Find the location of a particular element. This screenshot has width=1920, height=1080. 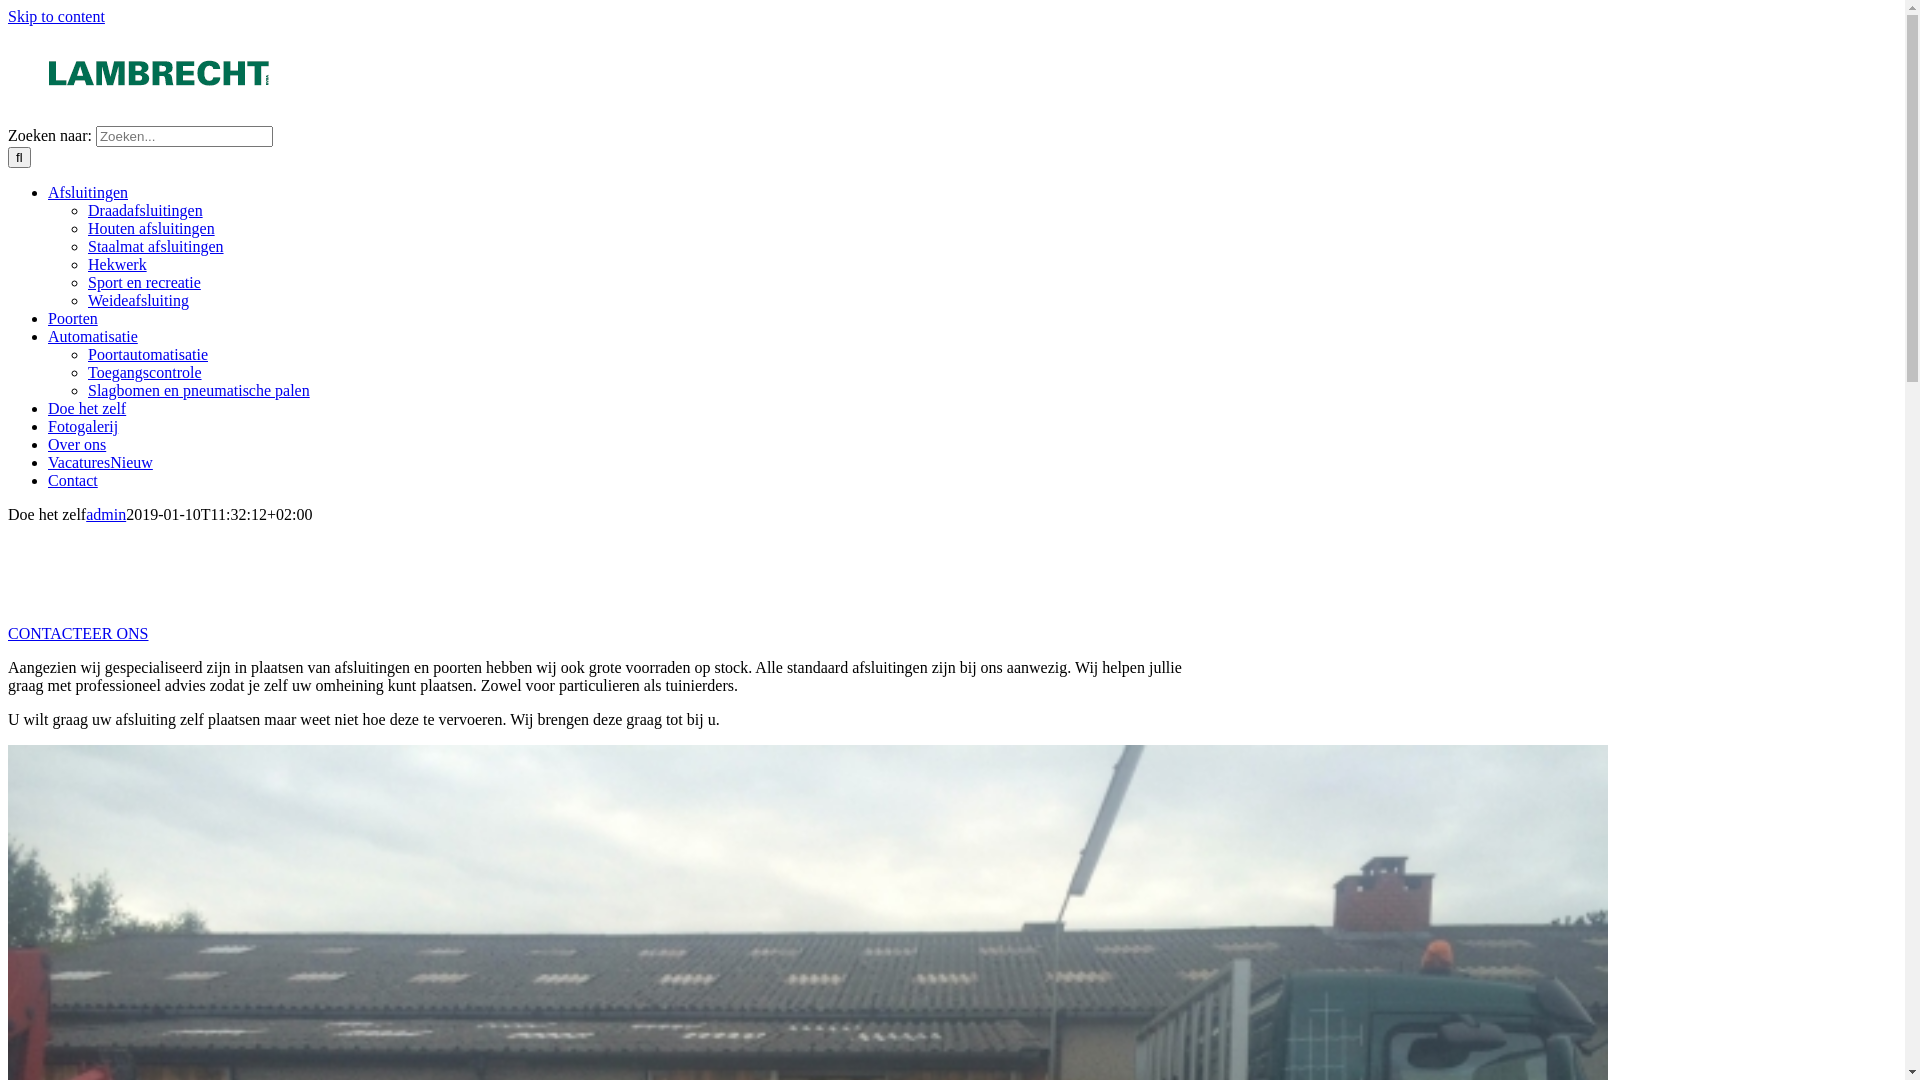

'Poortautomatisatie' is located at coordinates (147, 353).